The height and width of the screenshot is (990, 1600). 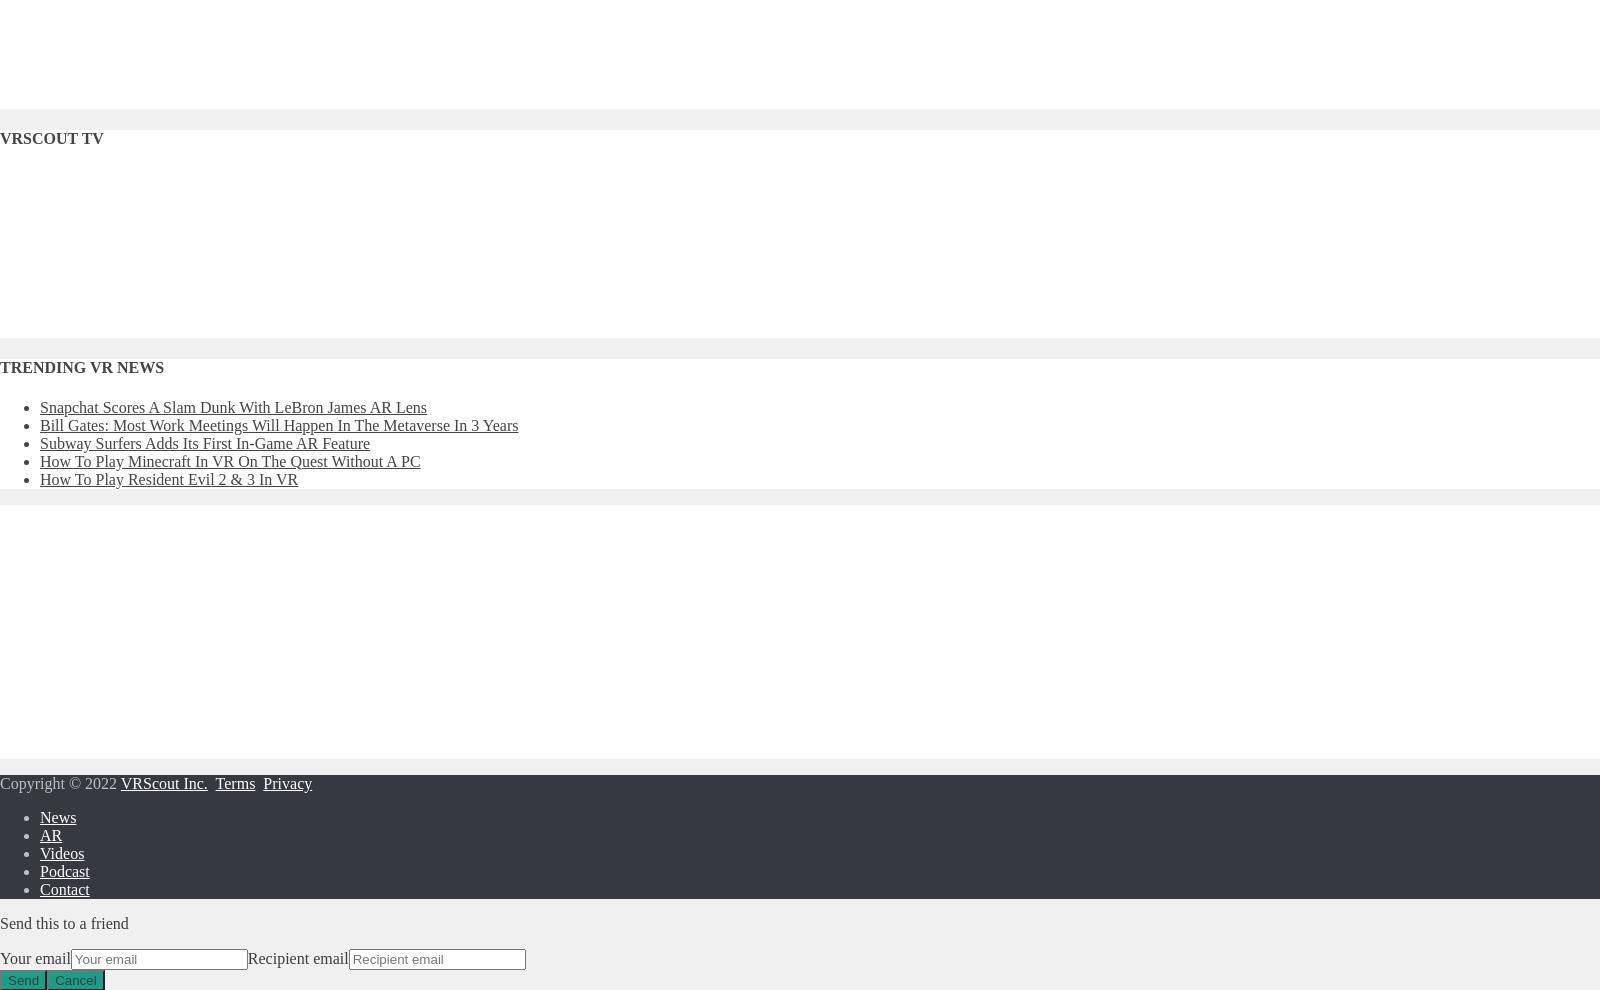 What do you see at coordinates (34, 957) in the screenshot?
I see `'Your email'` at bounding box center [34, 957].